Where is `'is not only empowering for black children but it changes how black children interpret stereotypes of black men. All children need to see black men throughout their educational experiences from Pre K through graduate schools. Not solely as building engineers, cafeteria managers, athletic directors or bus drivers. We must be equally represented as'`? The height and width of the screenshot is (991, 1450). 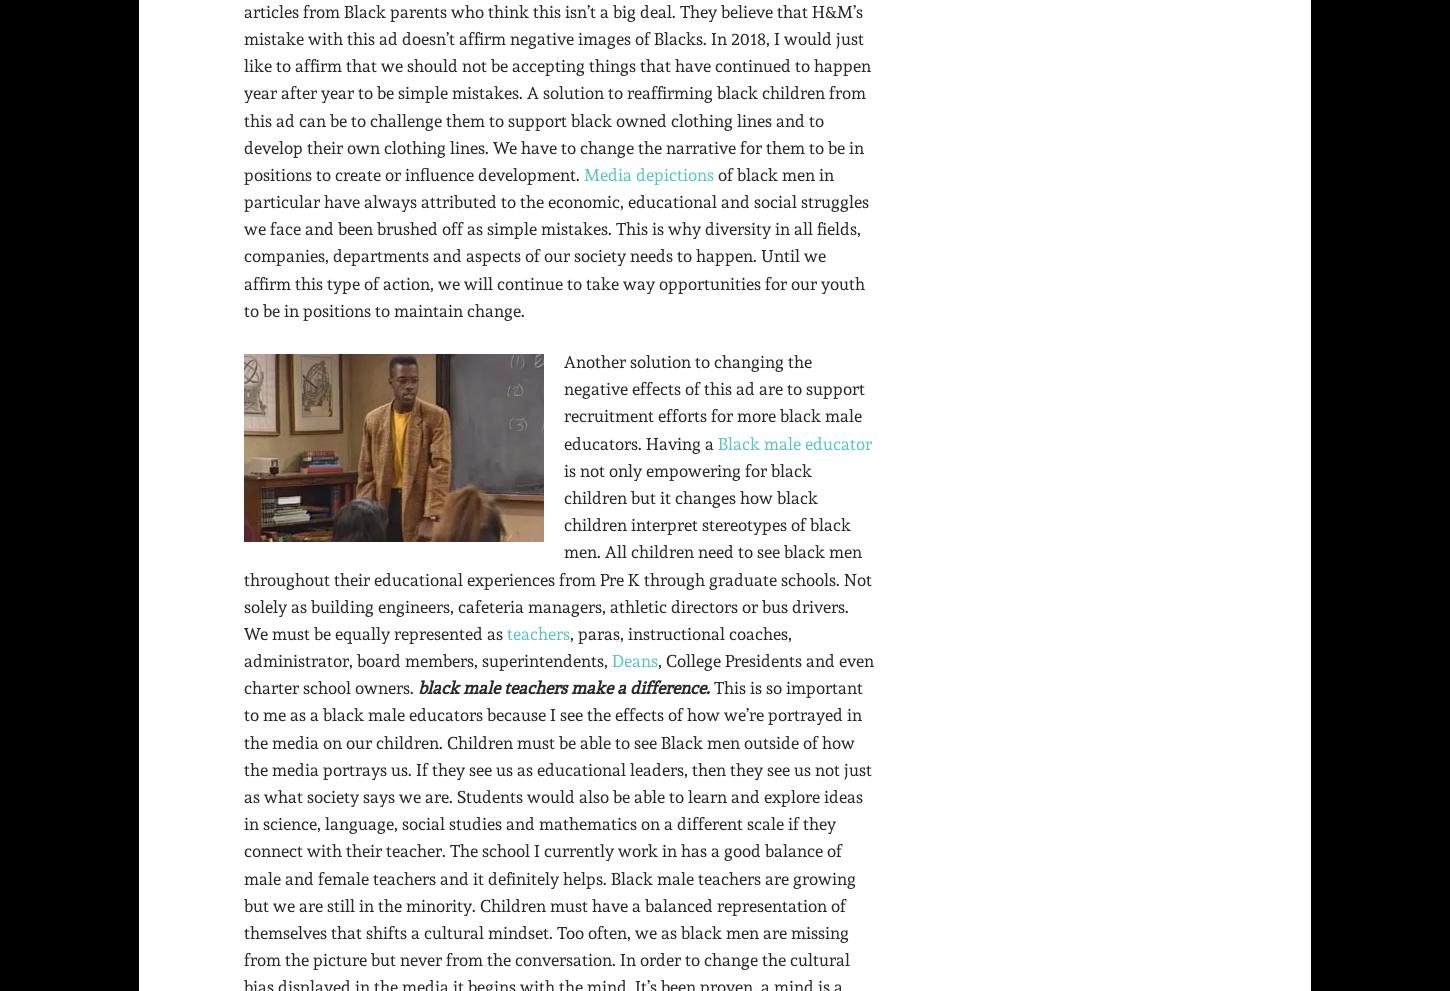 'is not only empowering for black children but it changes how black children interpret stereotypes of black men. All children need to see black men throughout their educational experiences from Pre K through graduate schools. Not solely as building engineers, cafeteria managers, athletic directors or bus drivers. We must be equally represented as' is located at coordinates (557, 550).